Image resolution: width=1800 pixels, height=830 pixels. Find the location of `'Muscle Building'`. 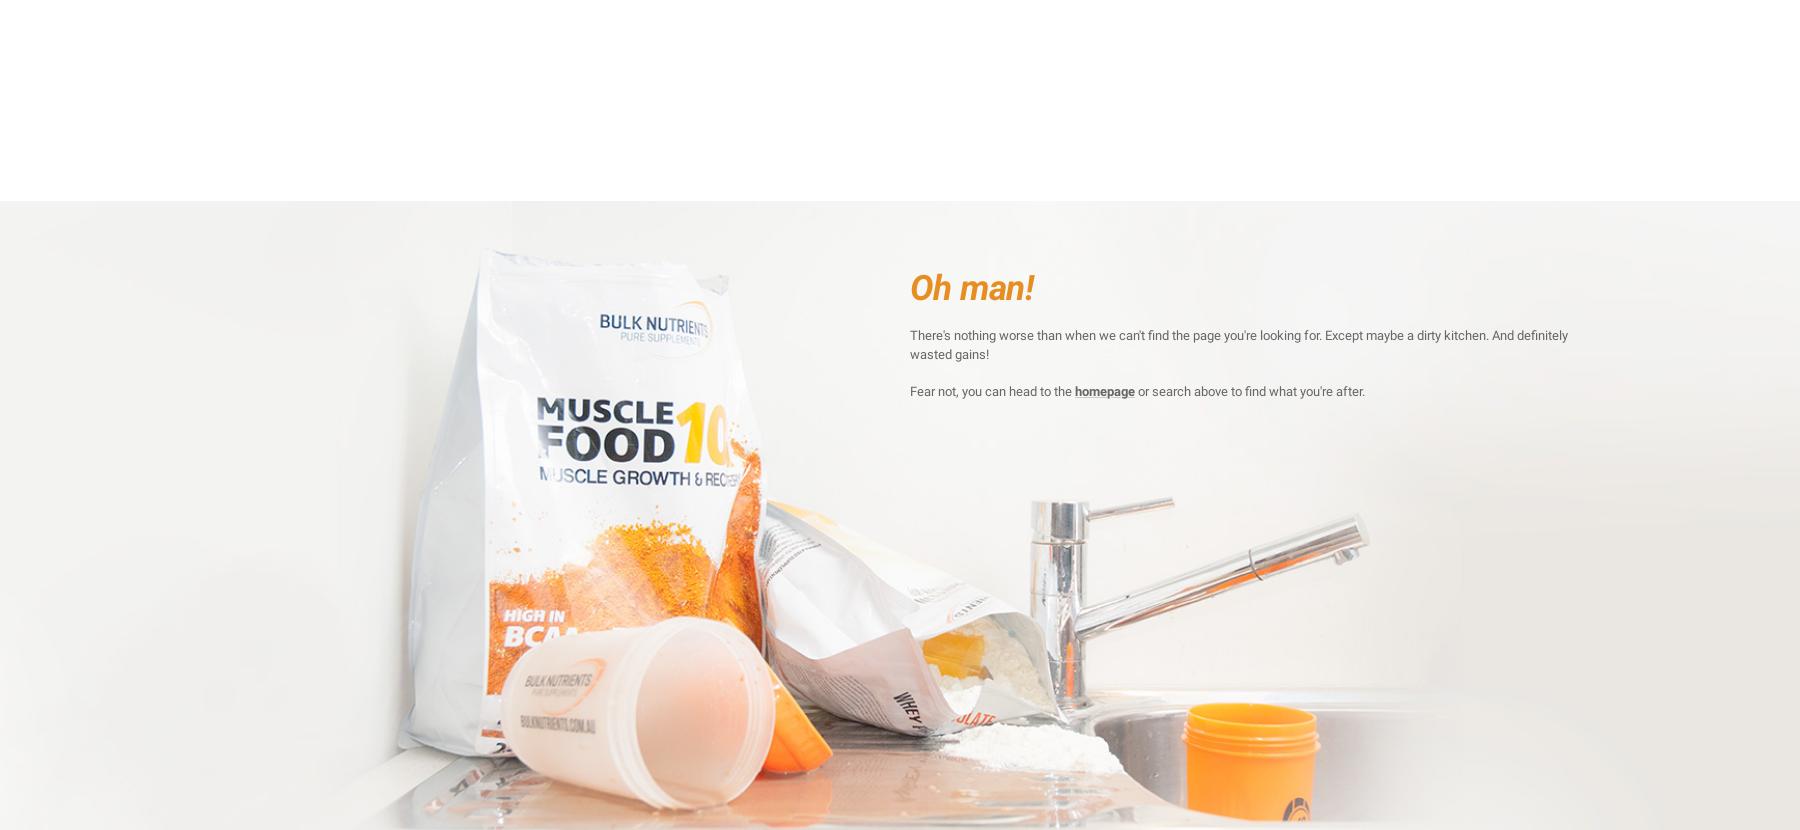

'Muscle Building' is located at coordinates (704, 143).